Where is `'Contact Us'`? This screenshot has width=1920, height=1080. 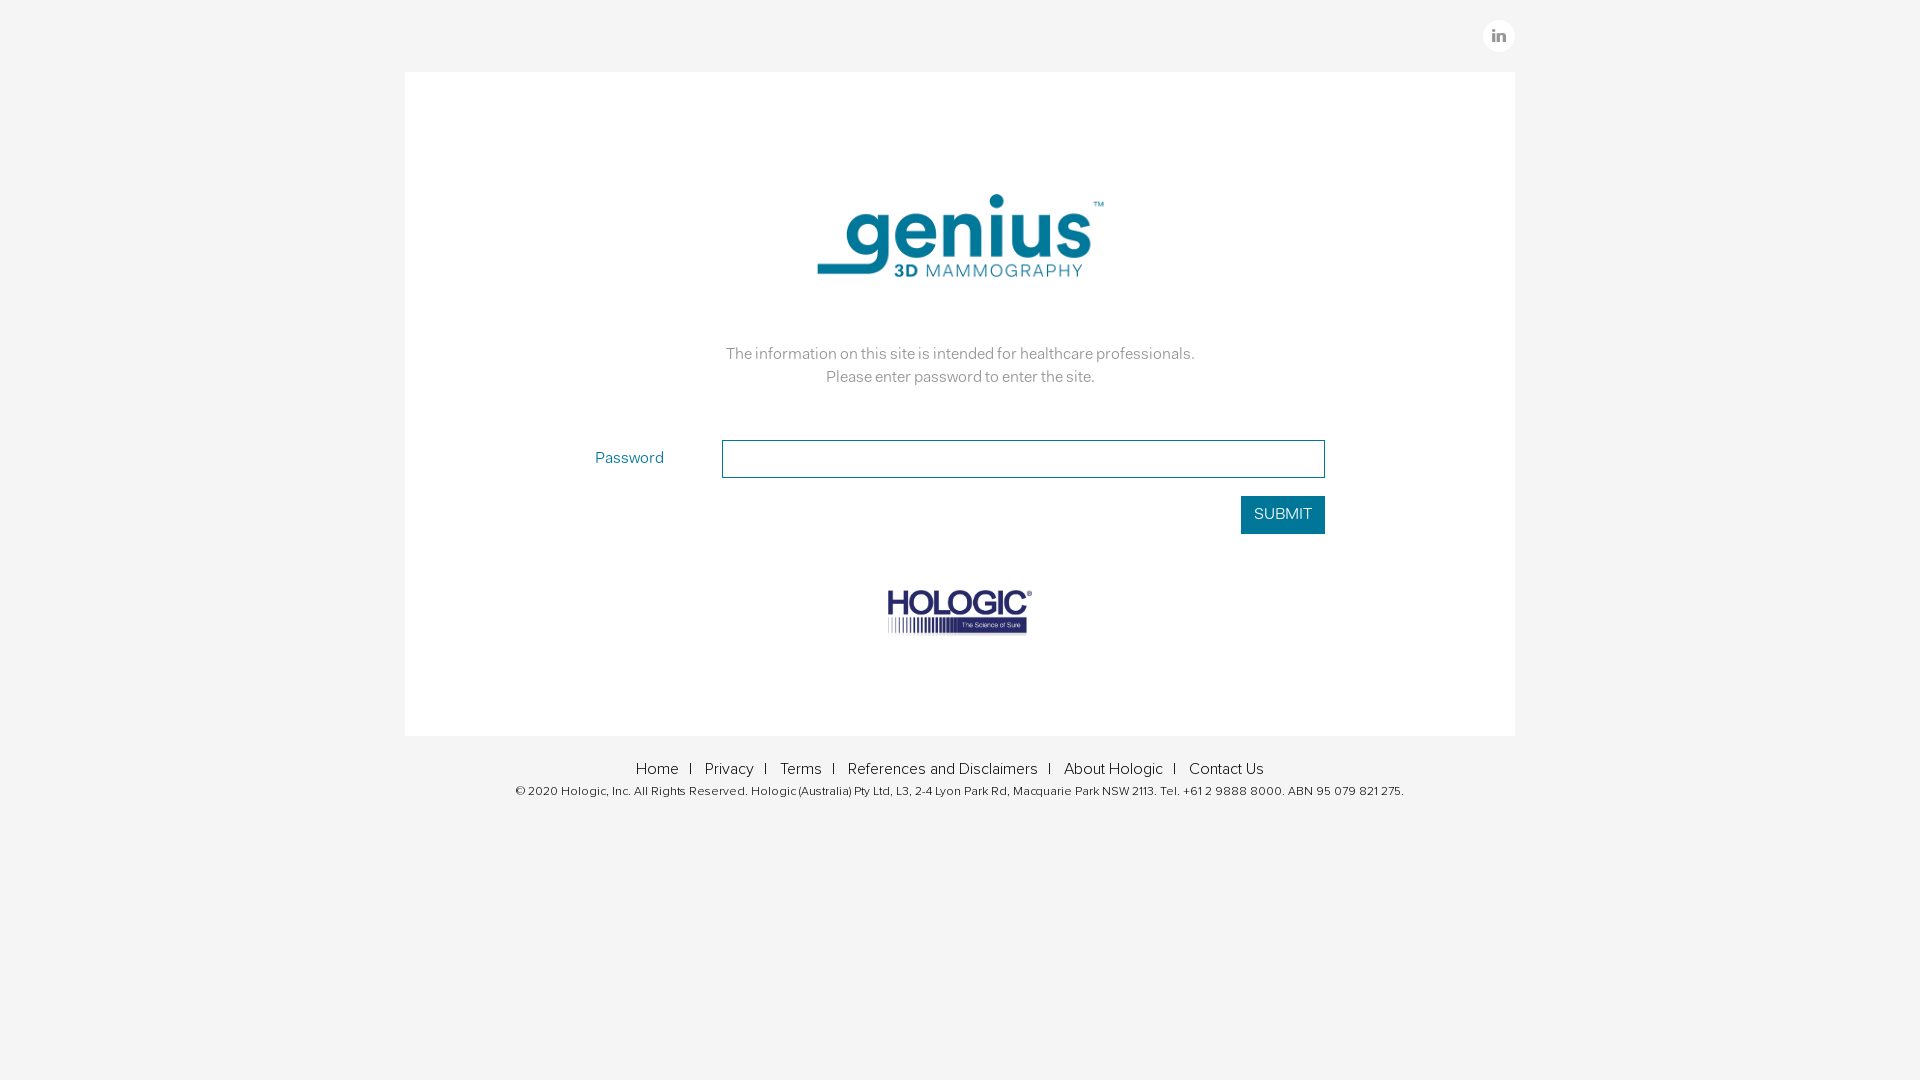 'Contact Us' is located at coordinates (1235, 767).